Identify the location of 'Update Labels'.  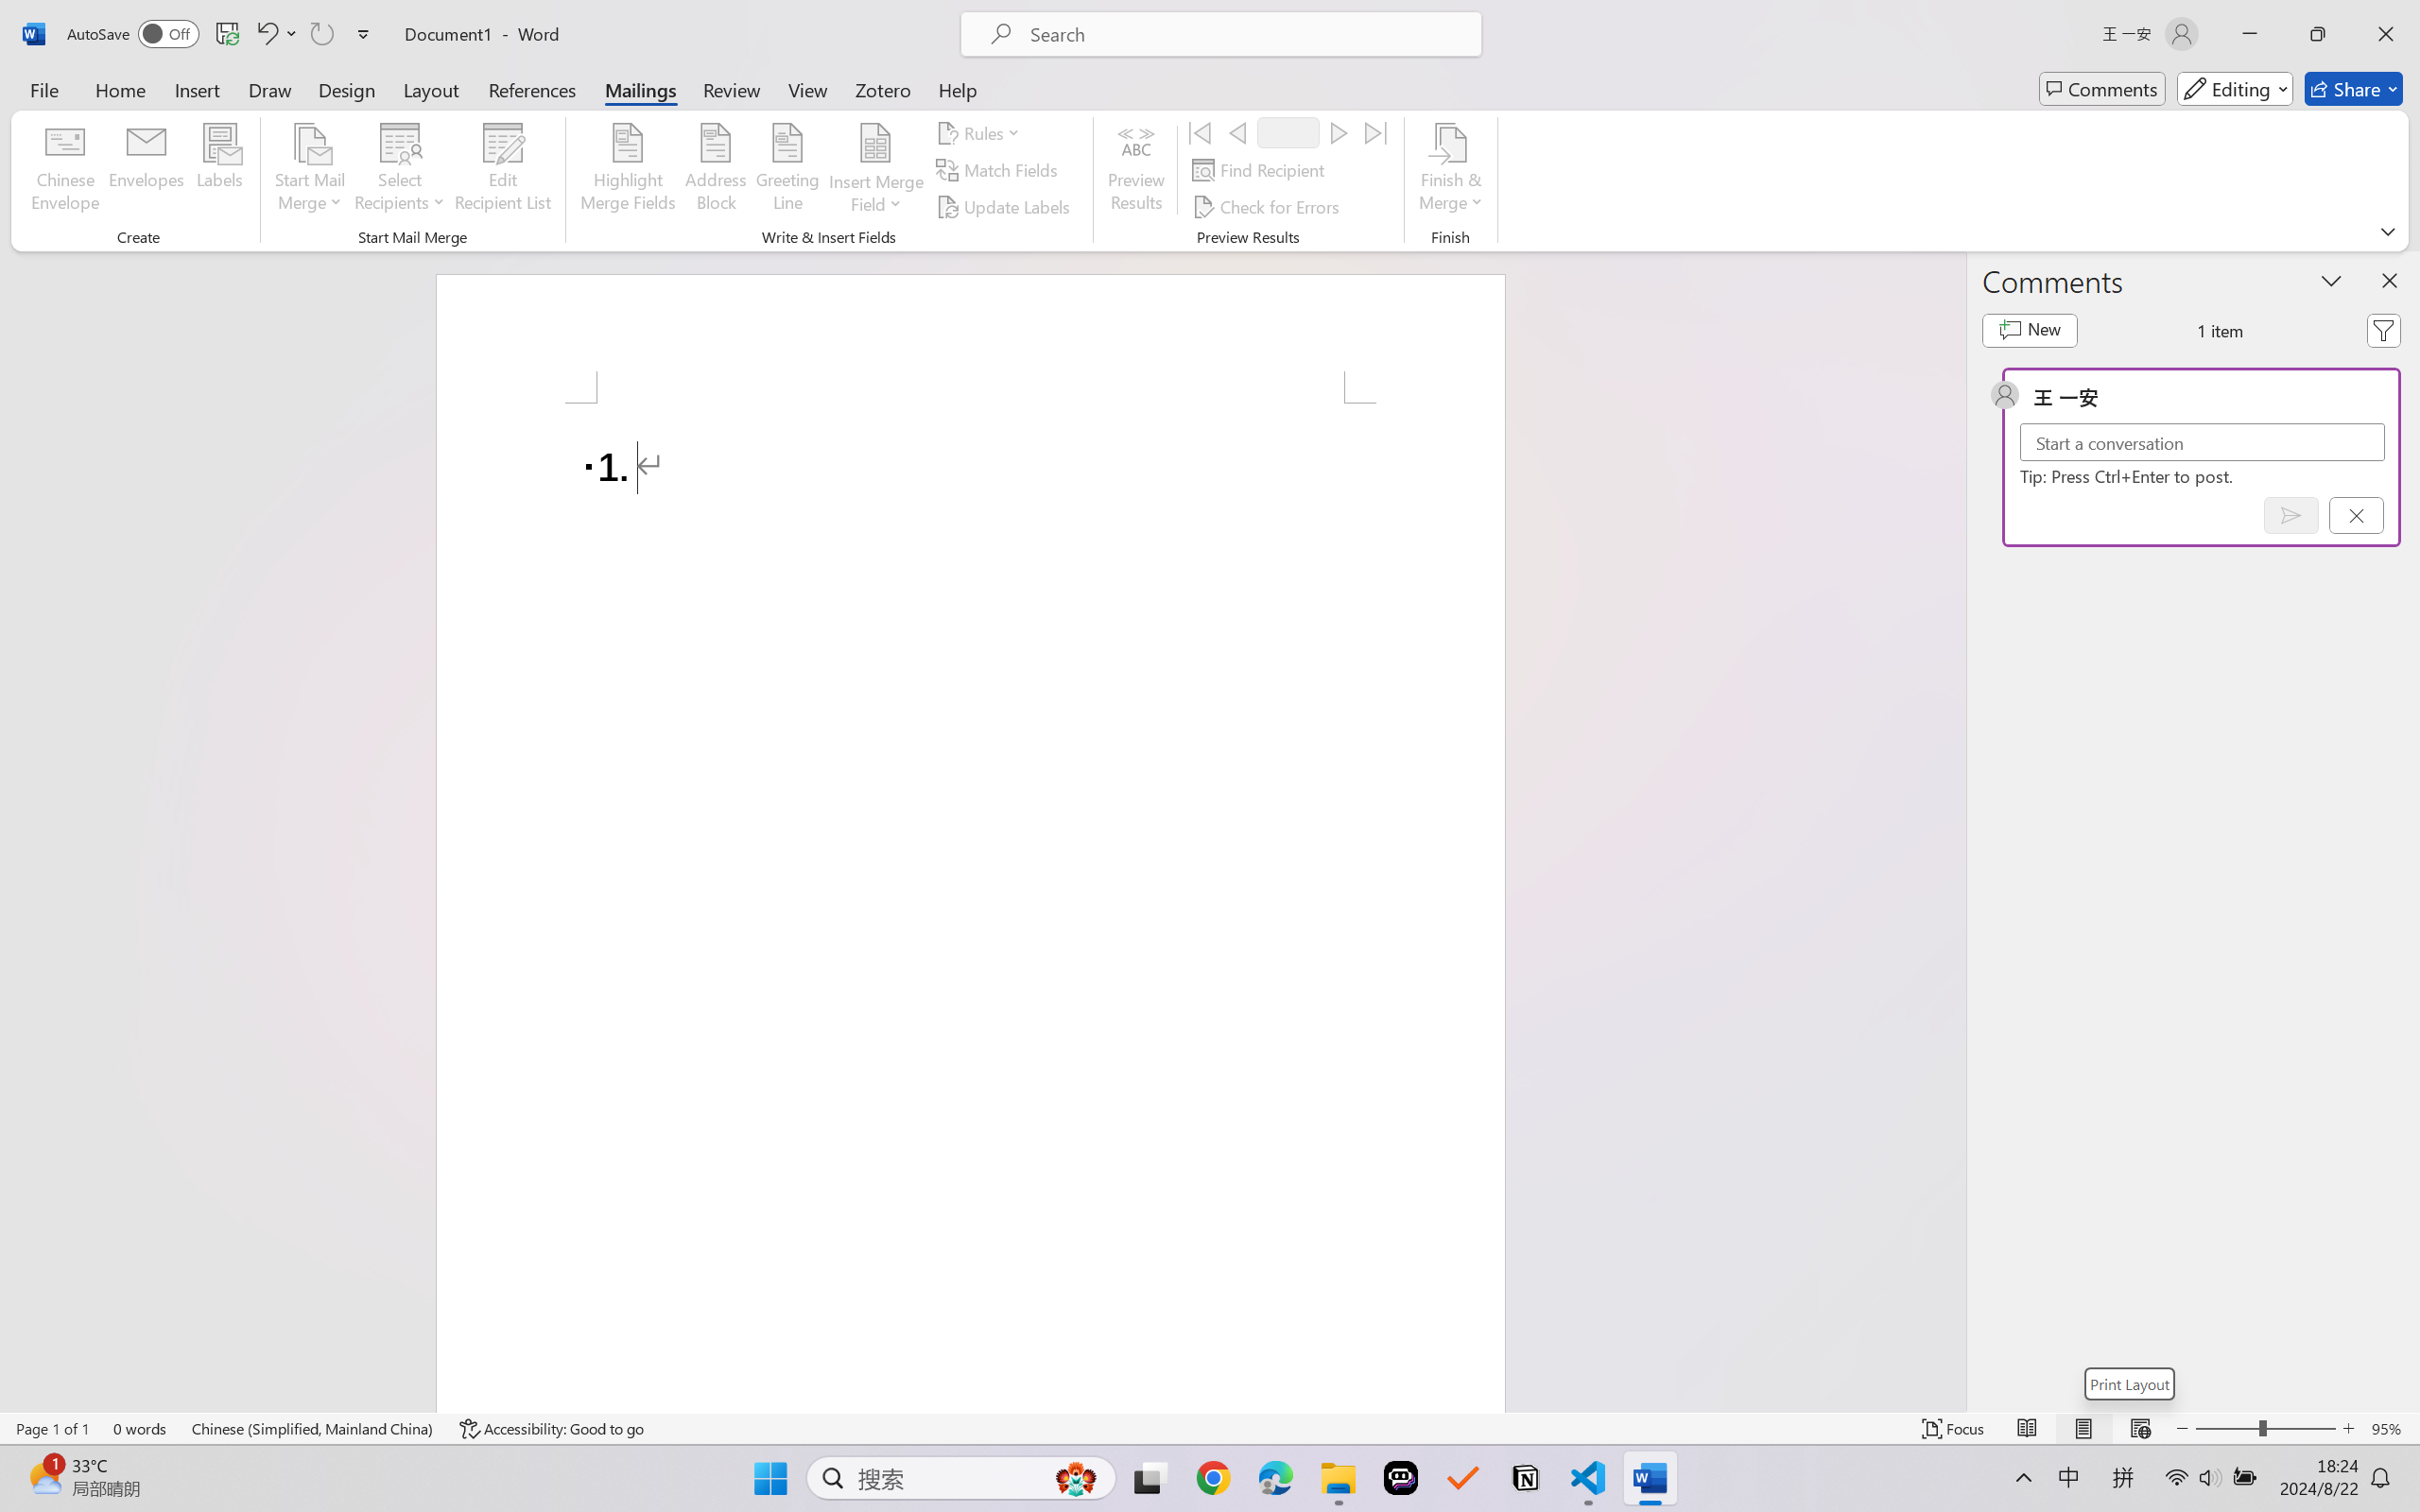
(1004, 207).